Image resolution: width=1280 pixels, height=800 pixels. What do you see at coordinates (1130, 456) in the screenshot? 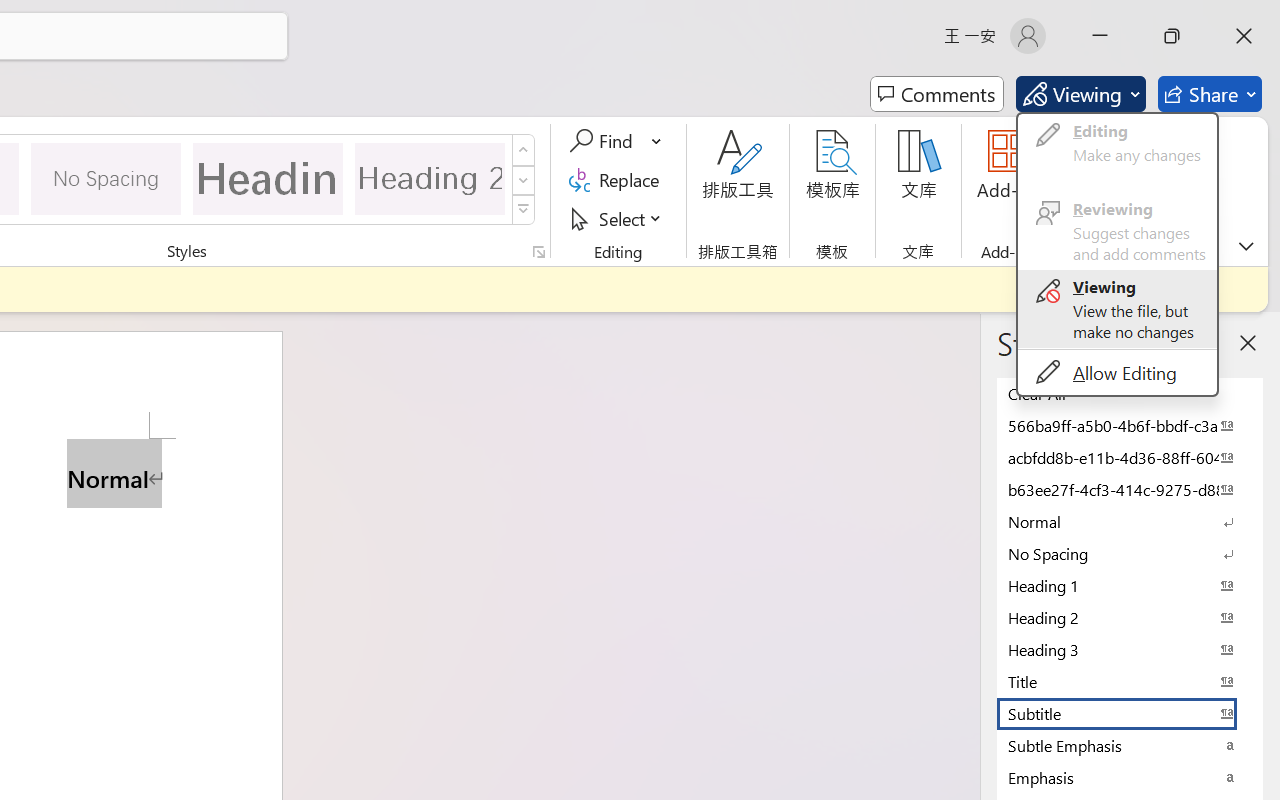
I see `'acbfdd8b-e11b-4d36-88ff-6049b138f862'` at bounding box center [1130, 456].